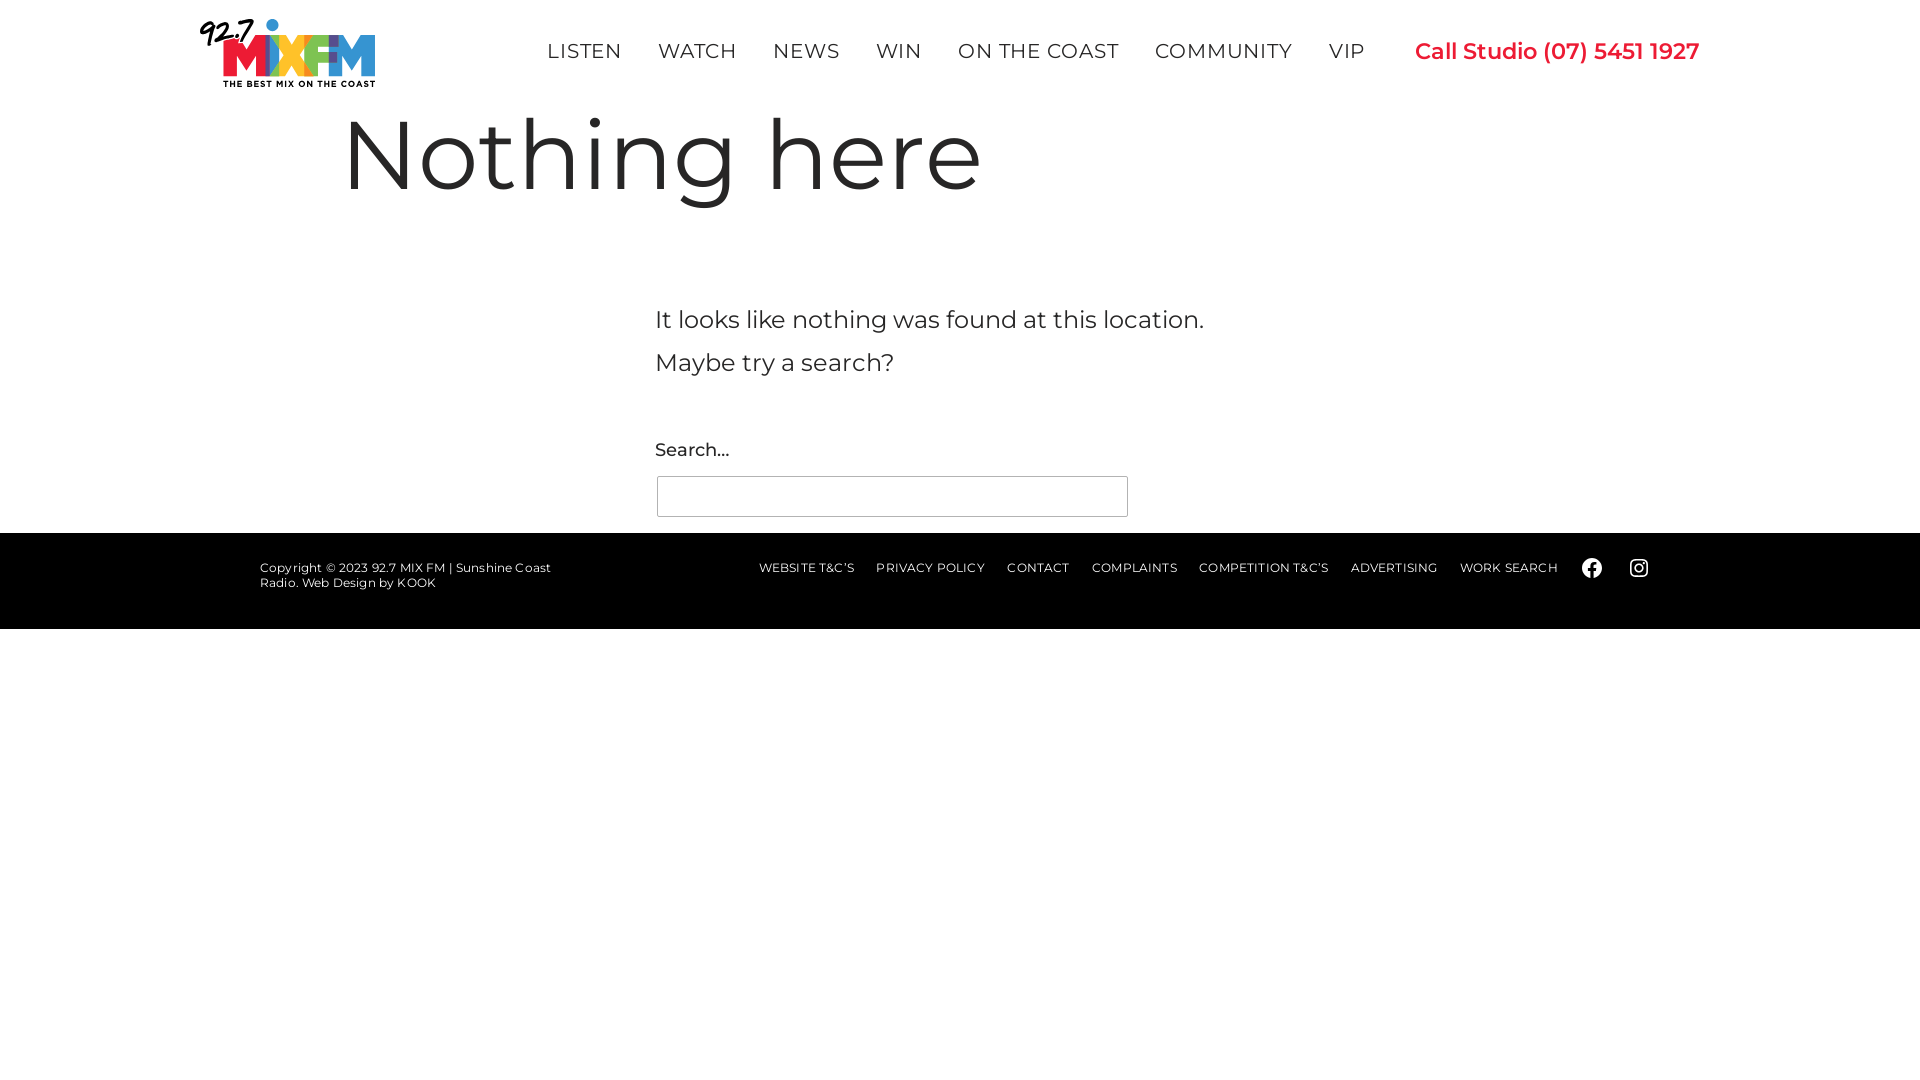  Describe the element at coordinates (1134, 567) in the screenshot. I see `'COMPLAINTS'` at that location.